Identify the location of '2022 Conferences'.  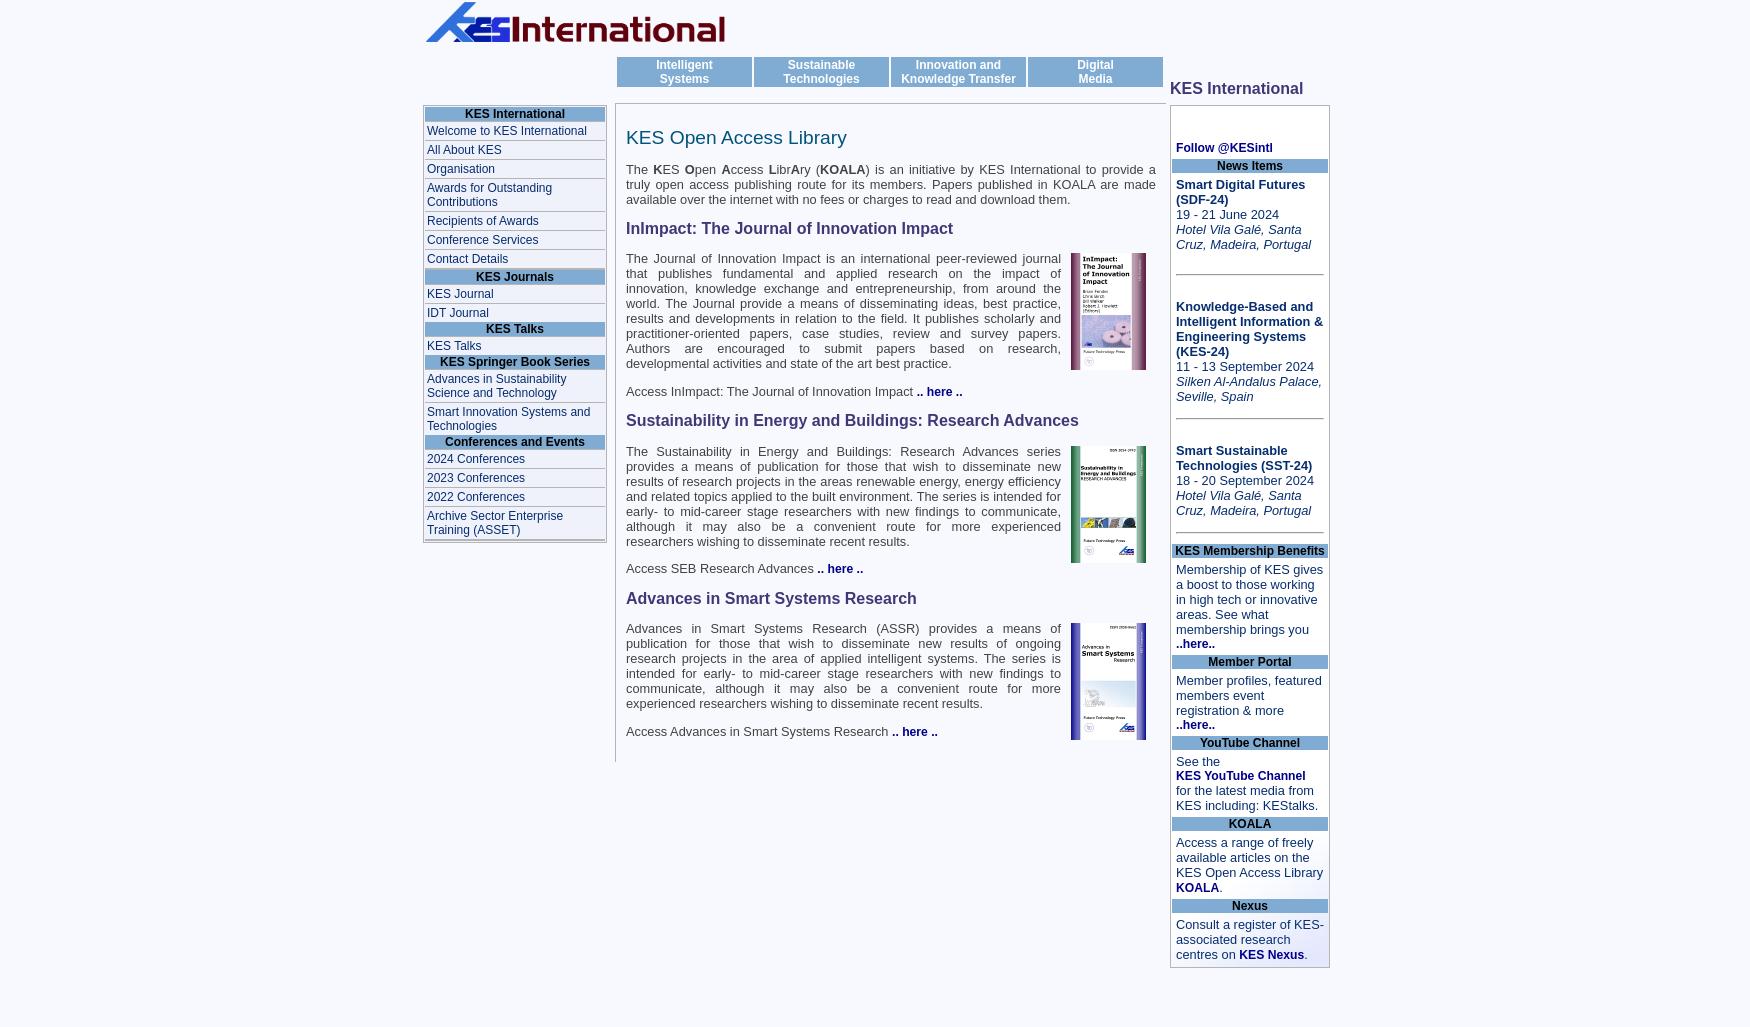
(476, 496).